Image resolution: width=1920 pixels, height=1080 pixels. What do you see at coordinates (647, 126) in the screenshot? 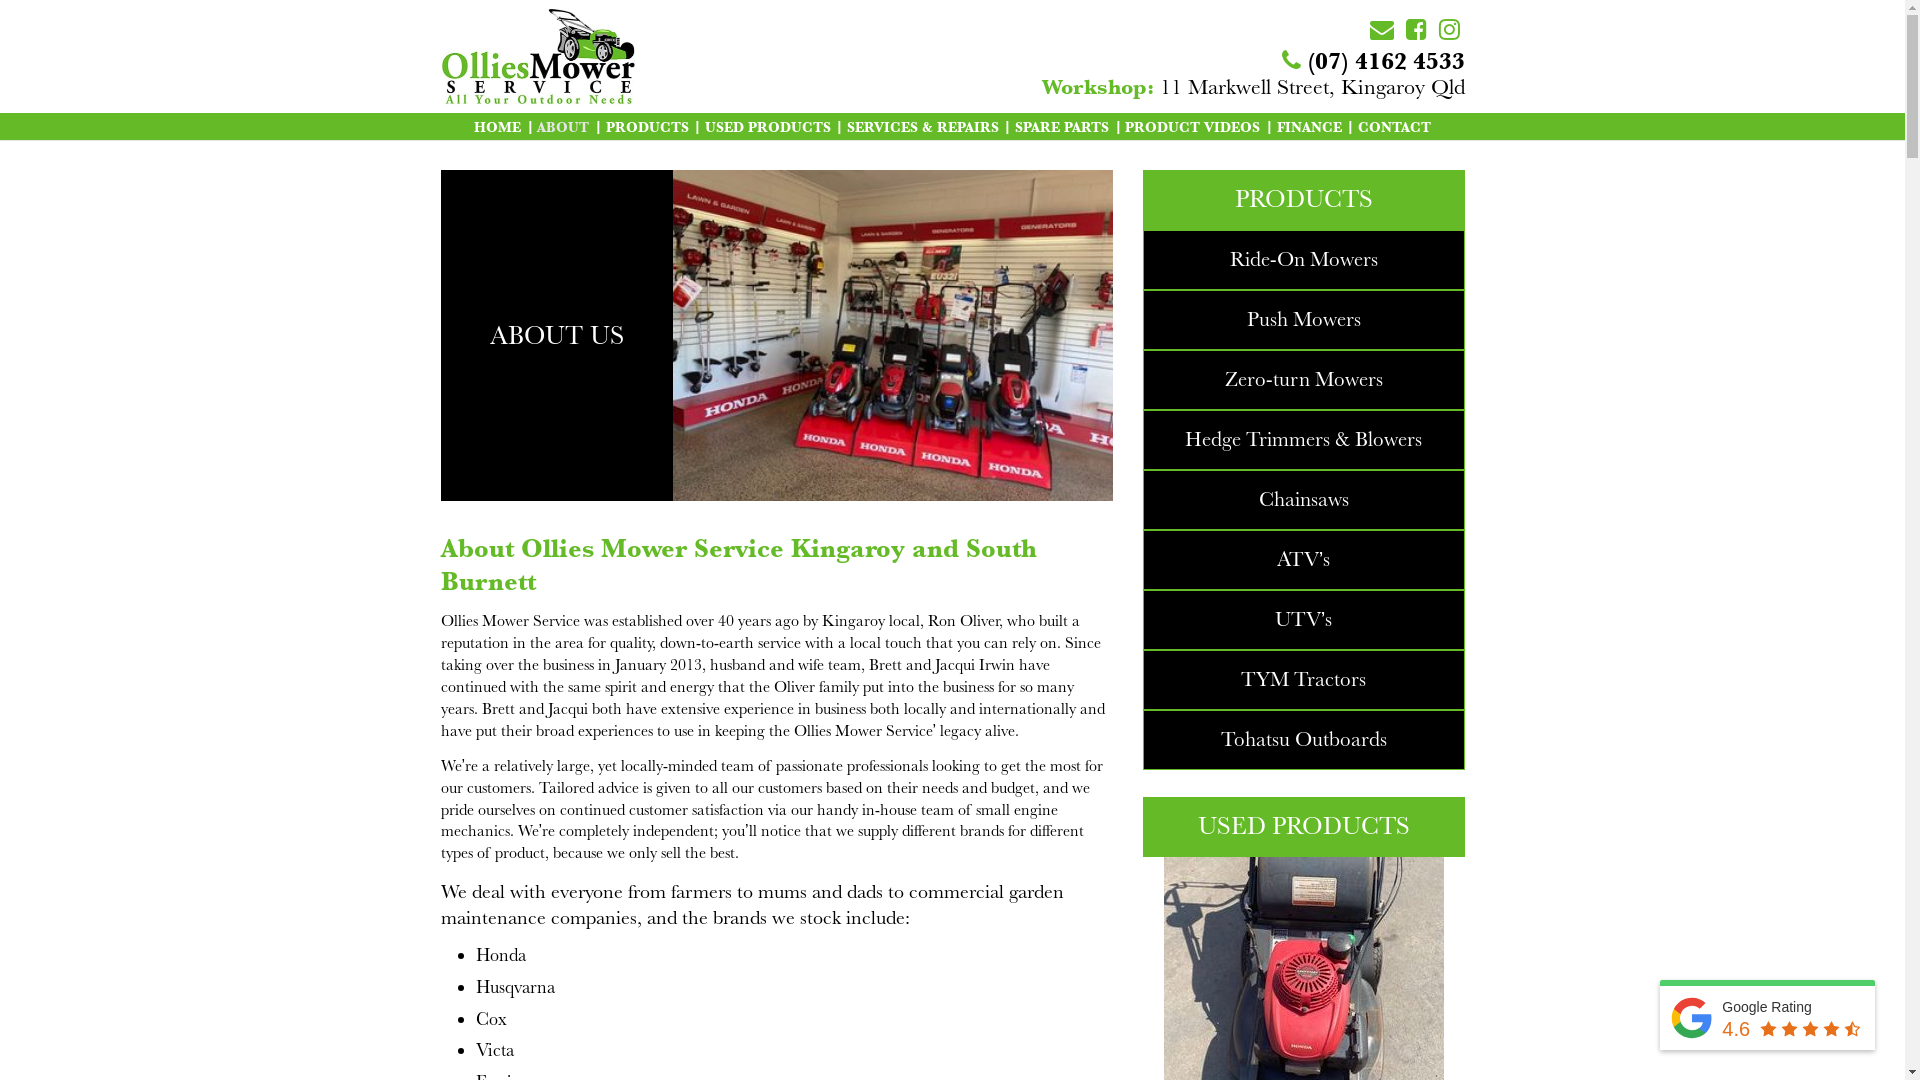
I see `'PRODUCTS'` at bounding box center [647, 126].